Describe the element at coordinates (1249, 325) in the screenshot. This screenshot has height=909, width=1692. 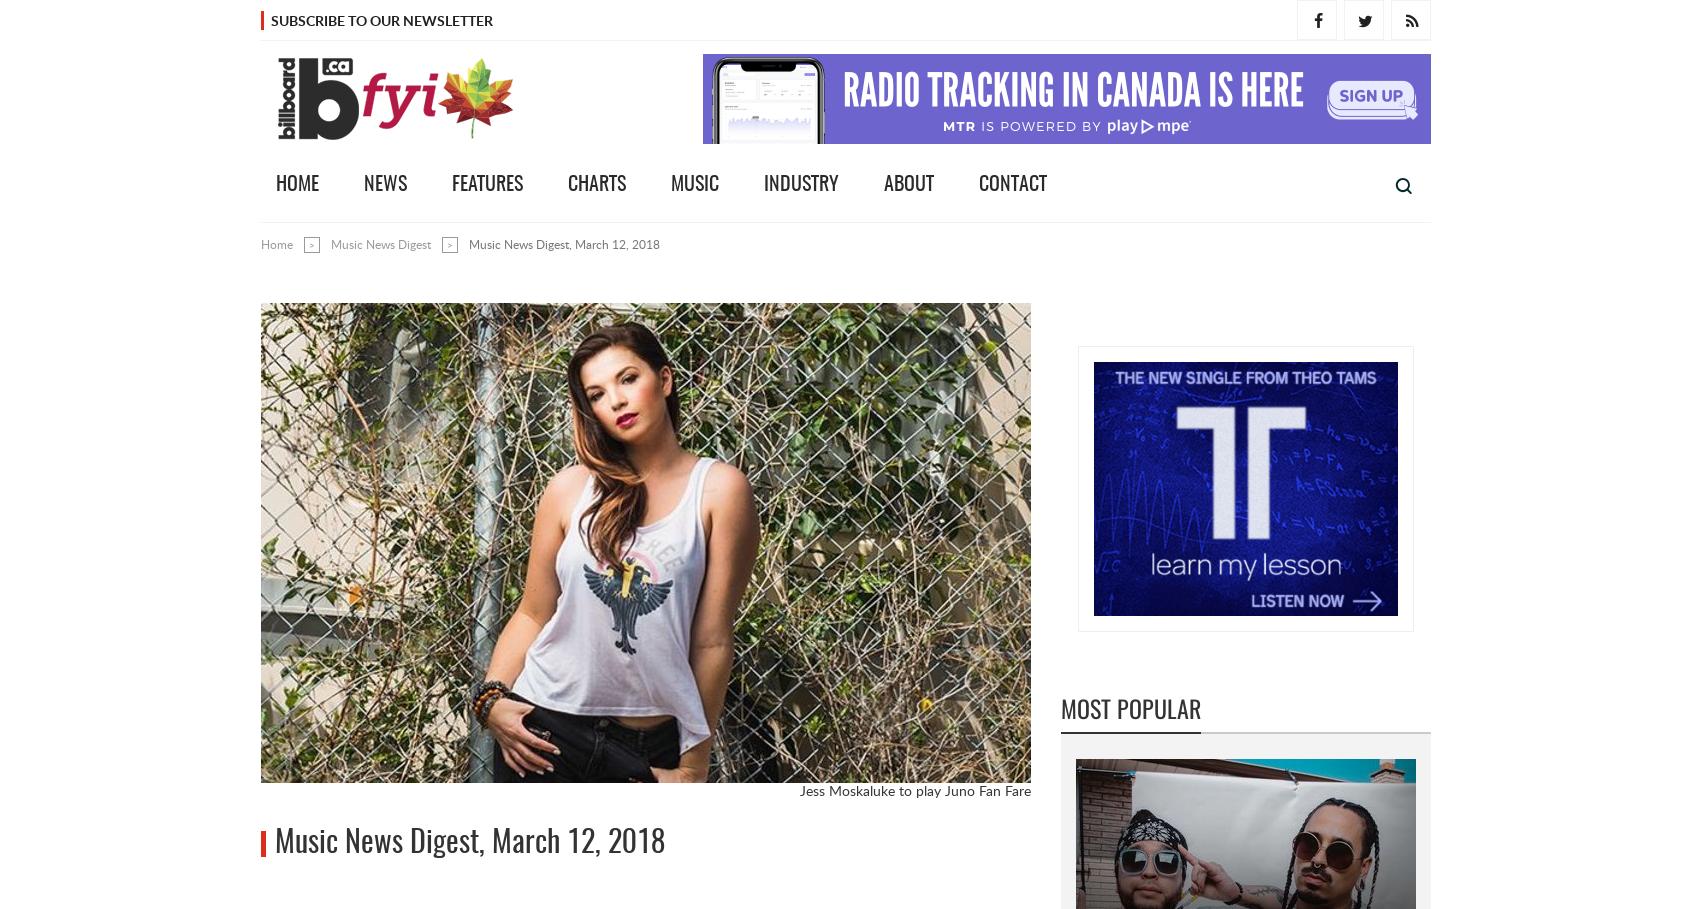
I see `'Airplay'` at that location.